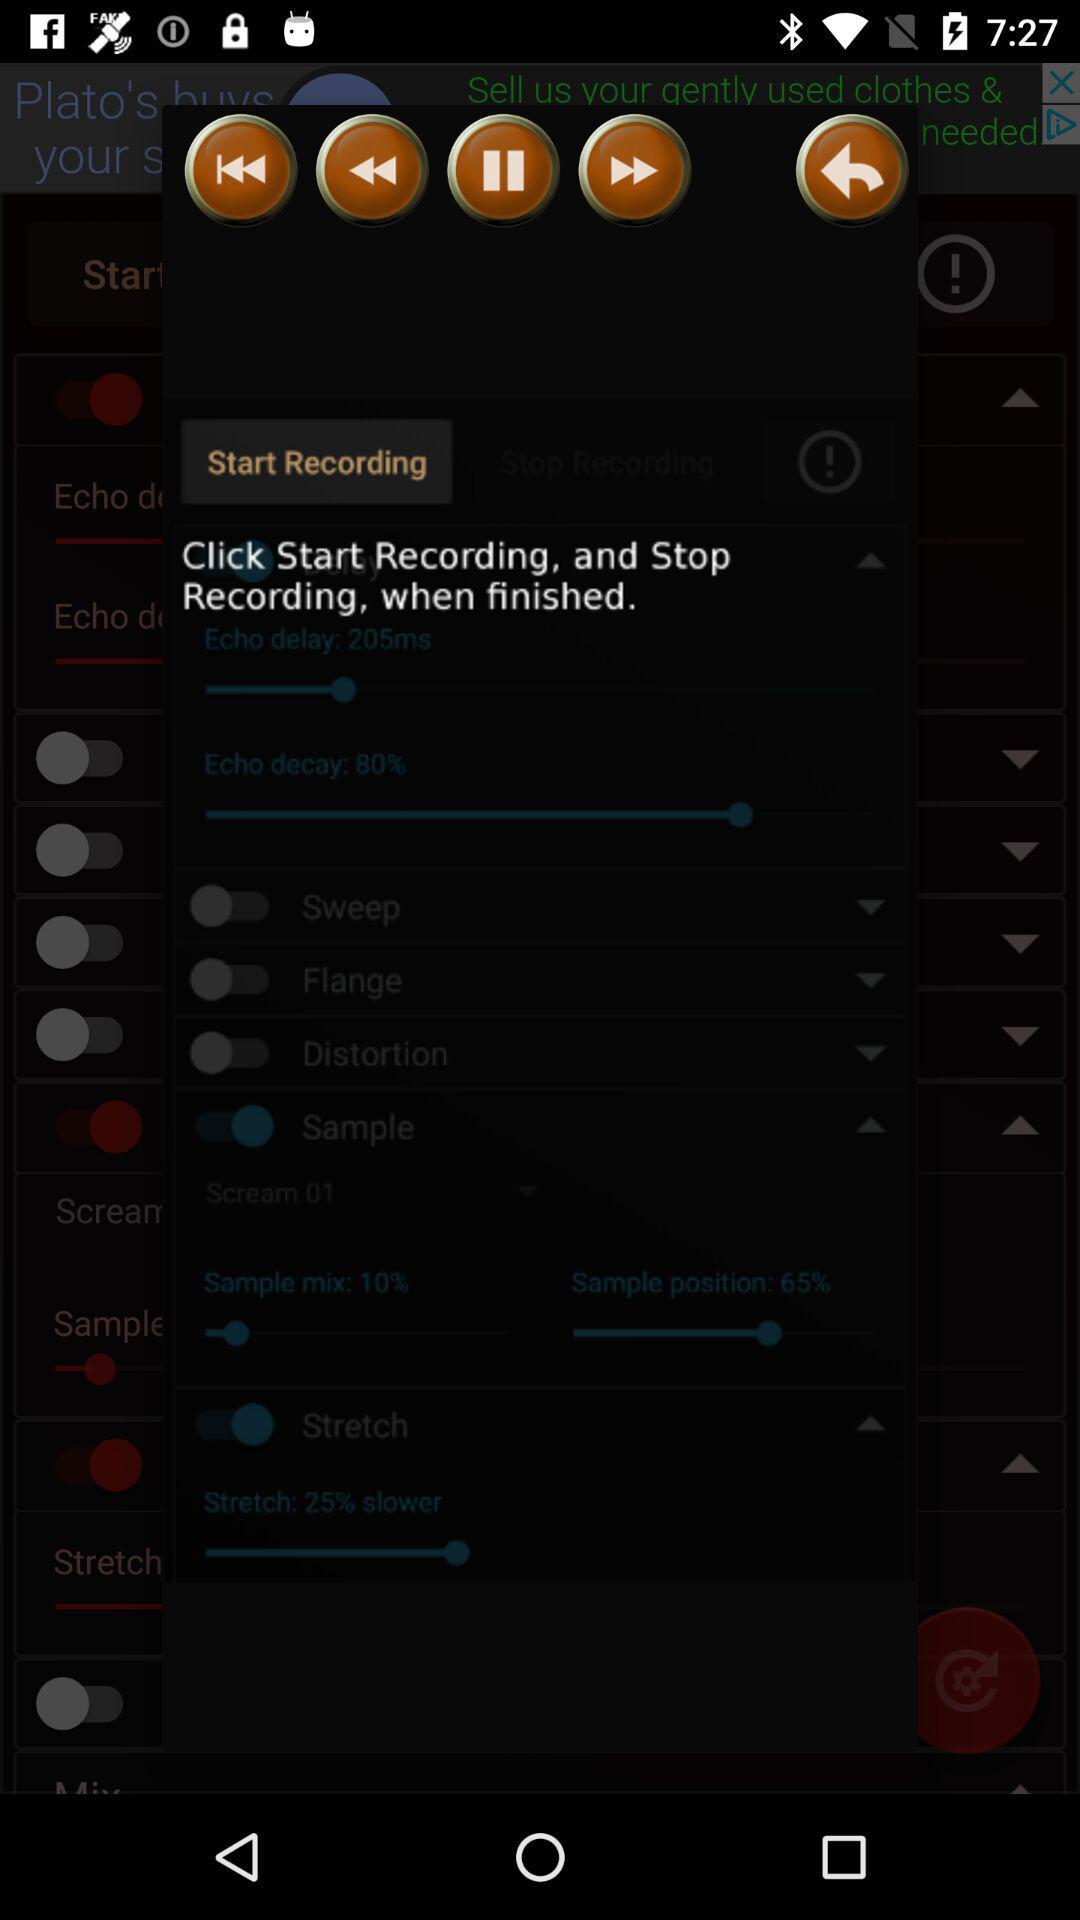 Image resolution: width=1080 pixels, height=1920 pixels. What do you see at coordinates (372, 170) in the screenshot?
I see `back button` at bounding box center [372, 170].